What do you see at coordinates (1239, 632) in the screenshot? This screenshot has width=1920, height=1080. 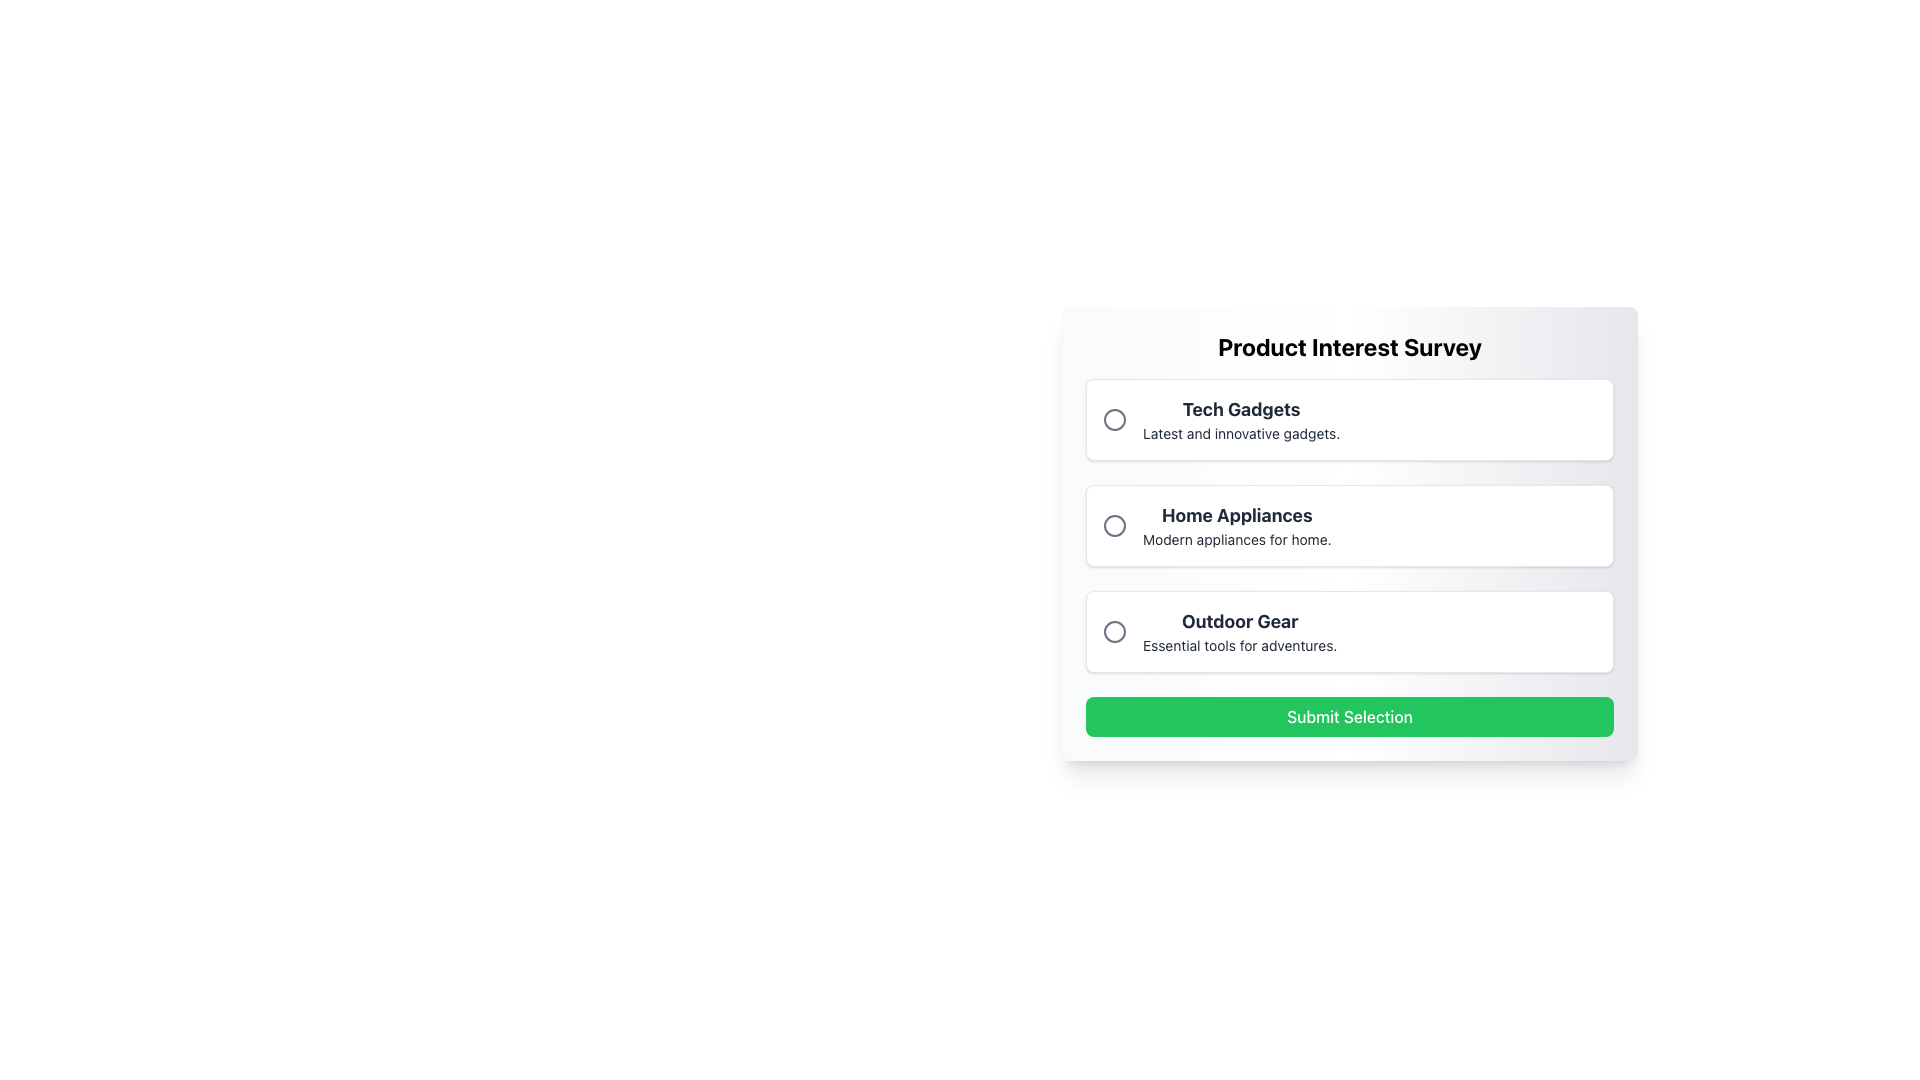 I see `to select the third selectable option labeled 'Outdoor Gear', which includes a bold title and a subtitle, positioned in the middle of the interface` at bounding box center [1239, 632].